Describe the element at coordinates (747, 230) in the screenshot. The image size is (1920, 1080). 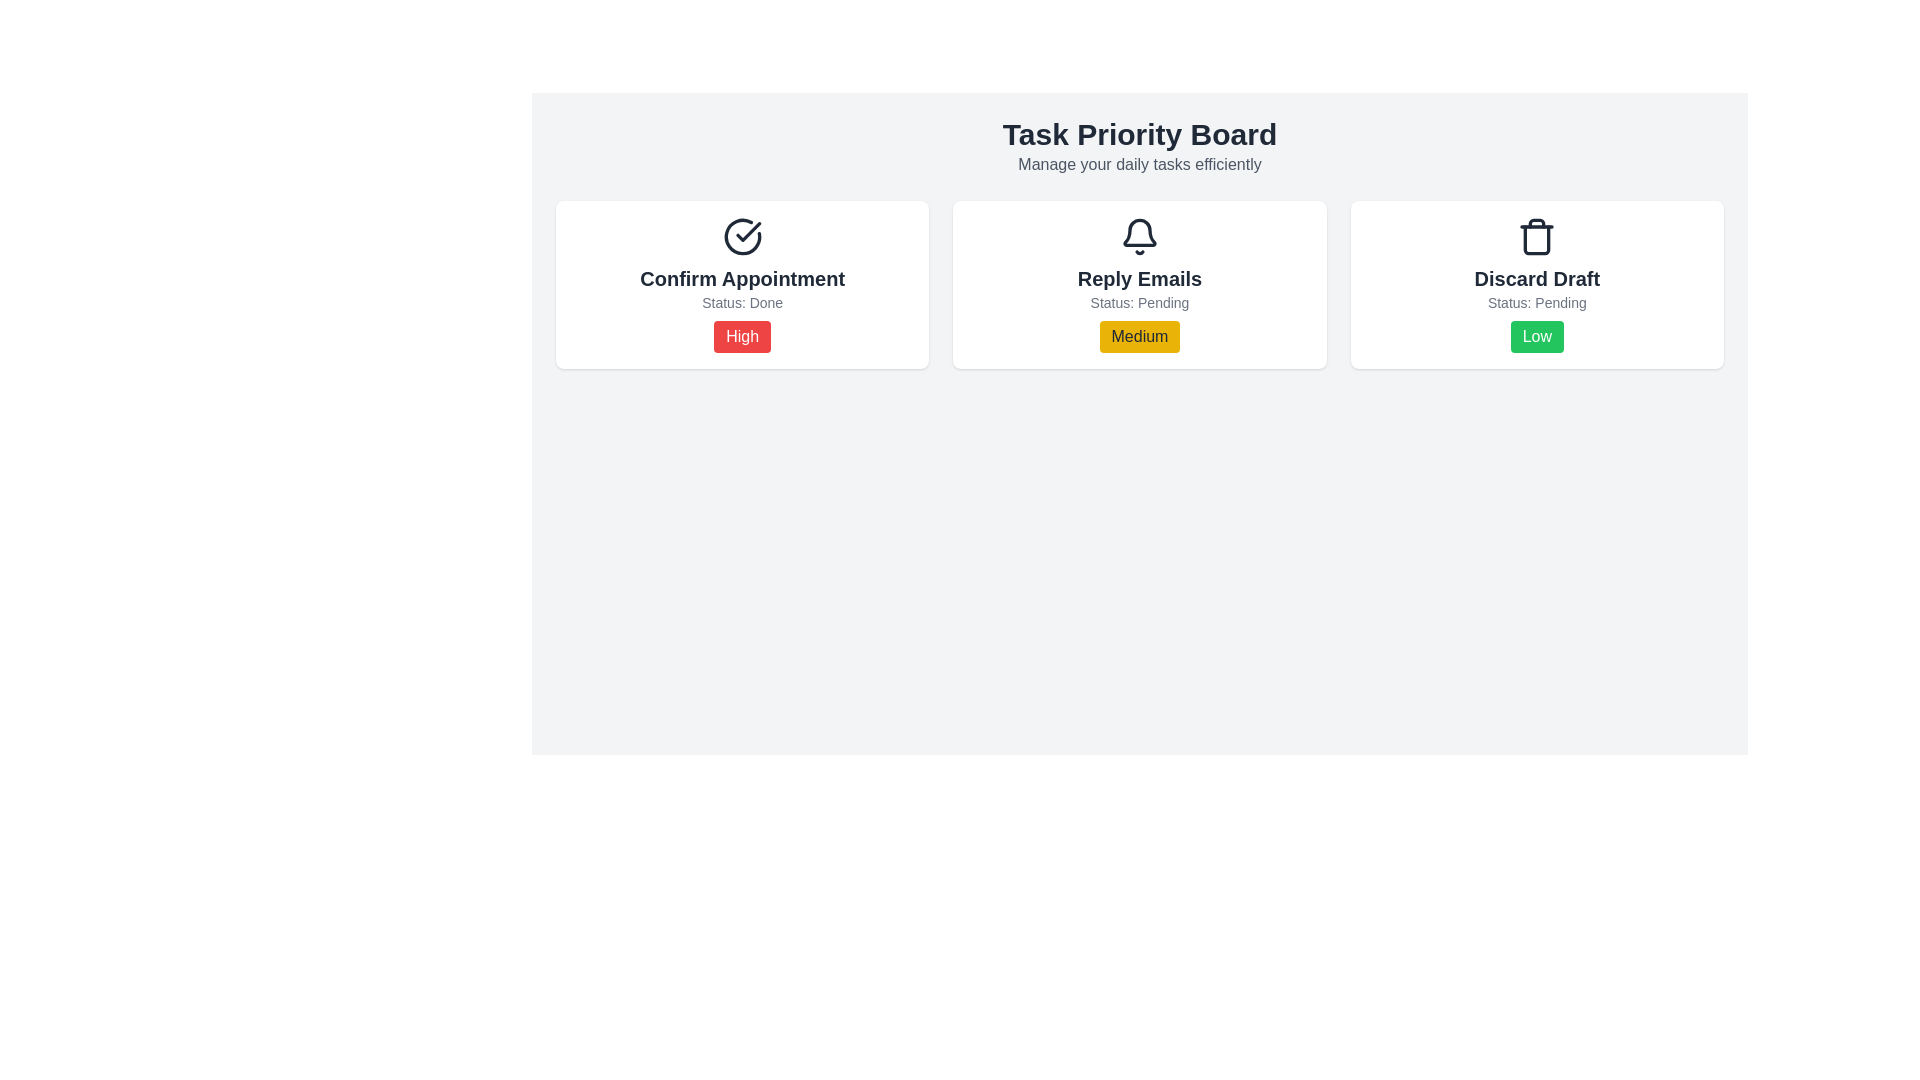
I see `the red outlined checkmark graphic within the 'Confirm Appointment' card` at that location.